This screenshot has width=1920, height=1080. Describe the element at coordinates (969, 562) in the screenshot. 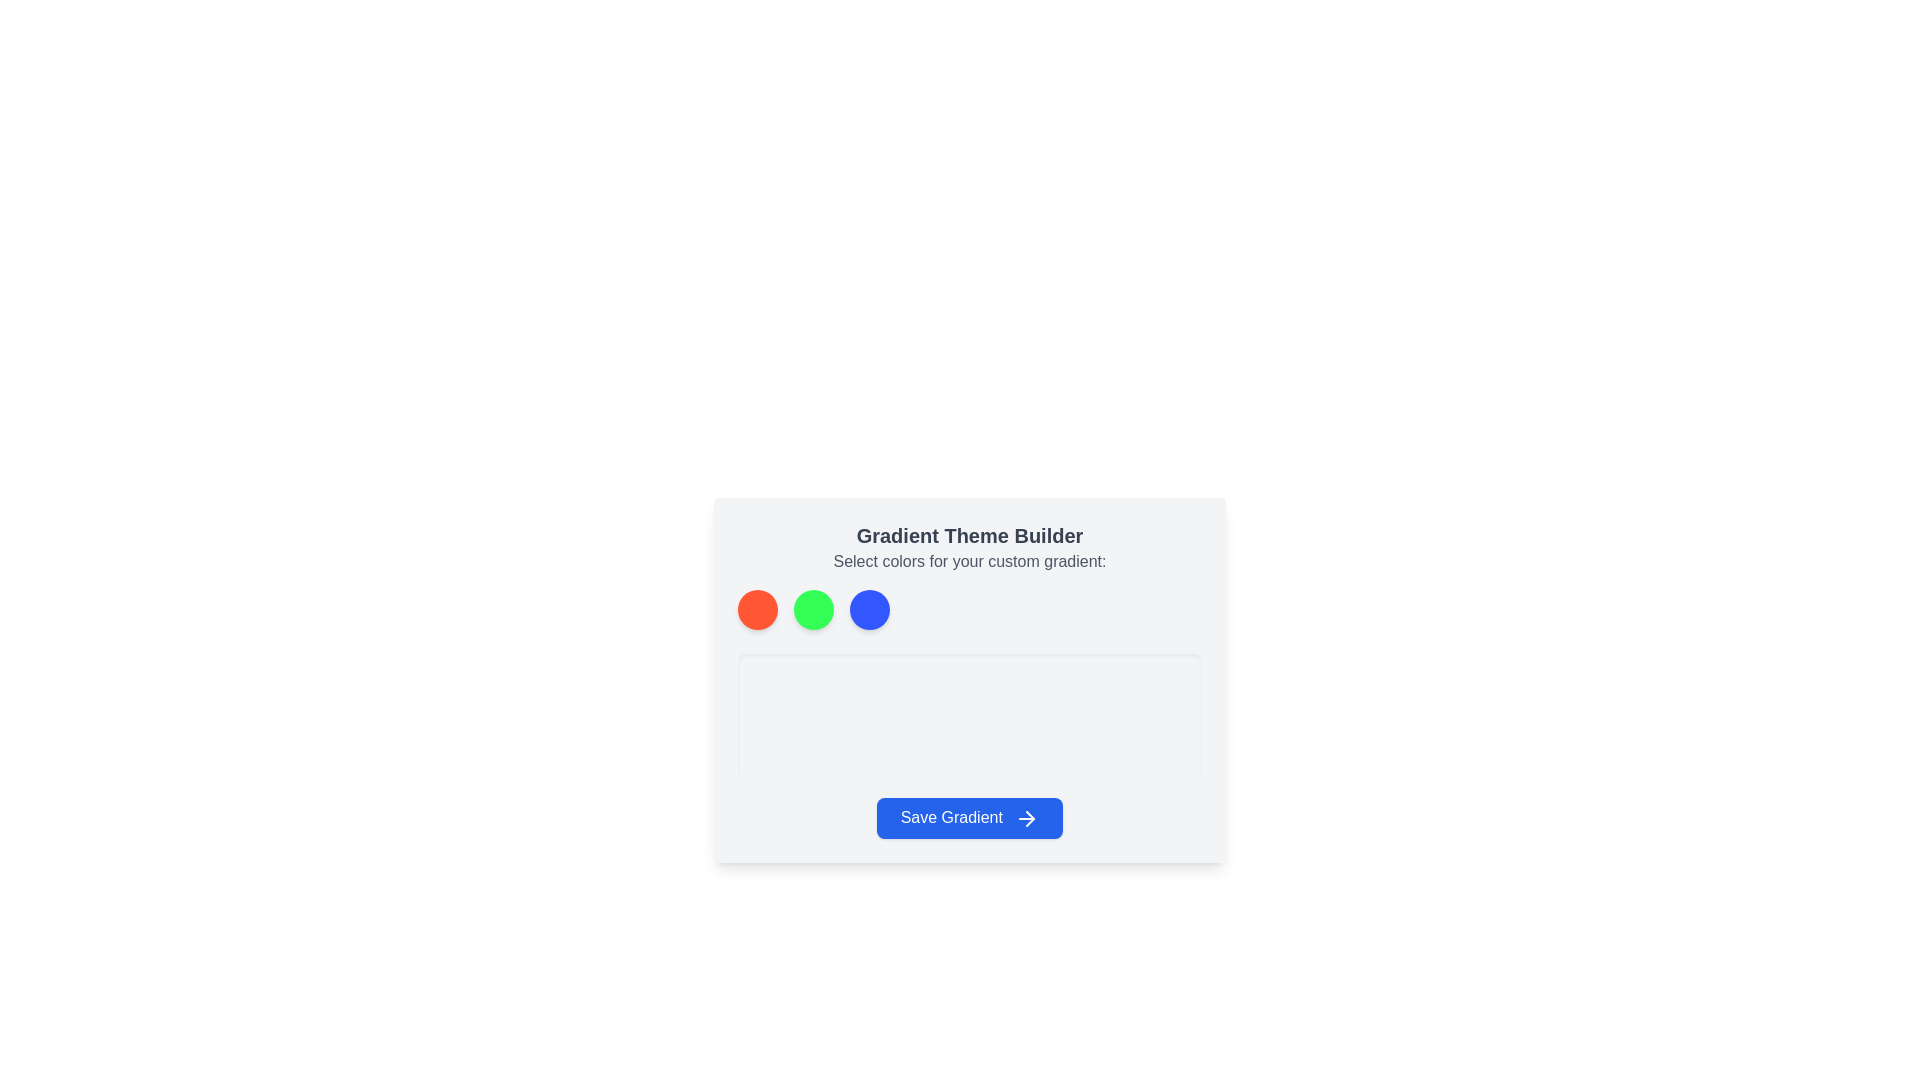

I see `the static text label reading 'Select colors for your custom gradient:' which is styled in gray and positioned below the title 'Gradient Theme Builder'` at that location.